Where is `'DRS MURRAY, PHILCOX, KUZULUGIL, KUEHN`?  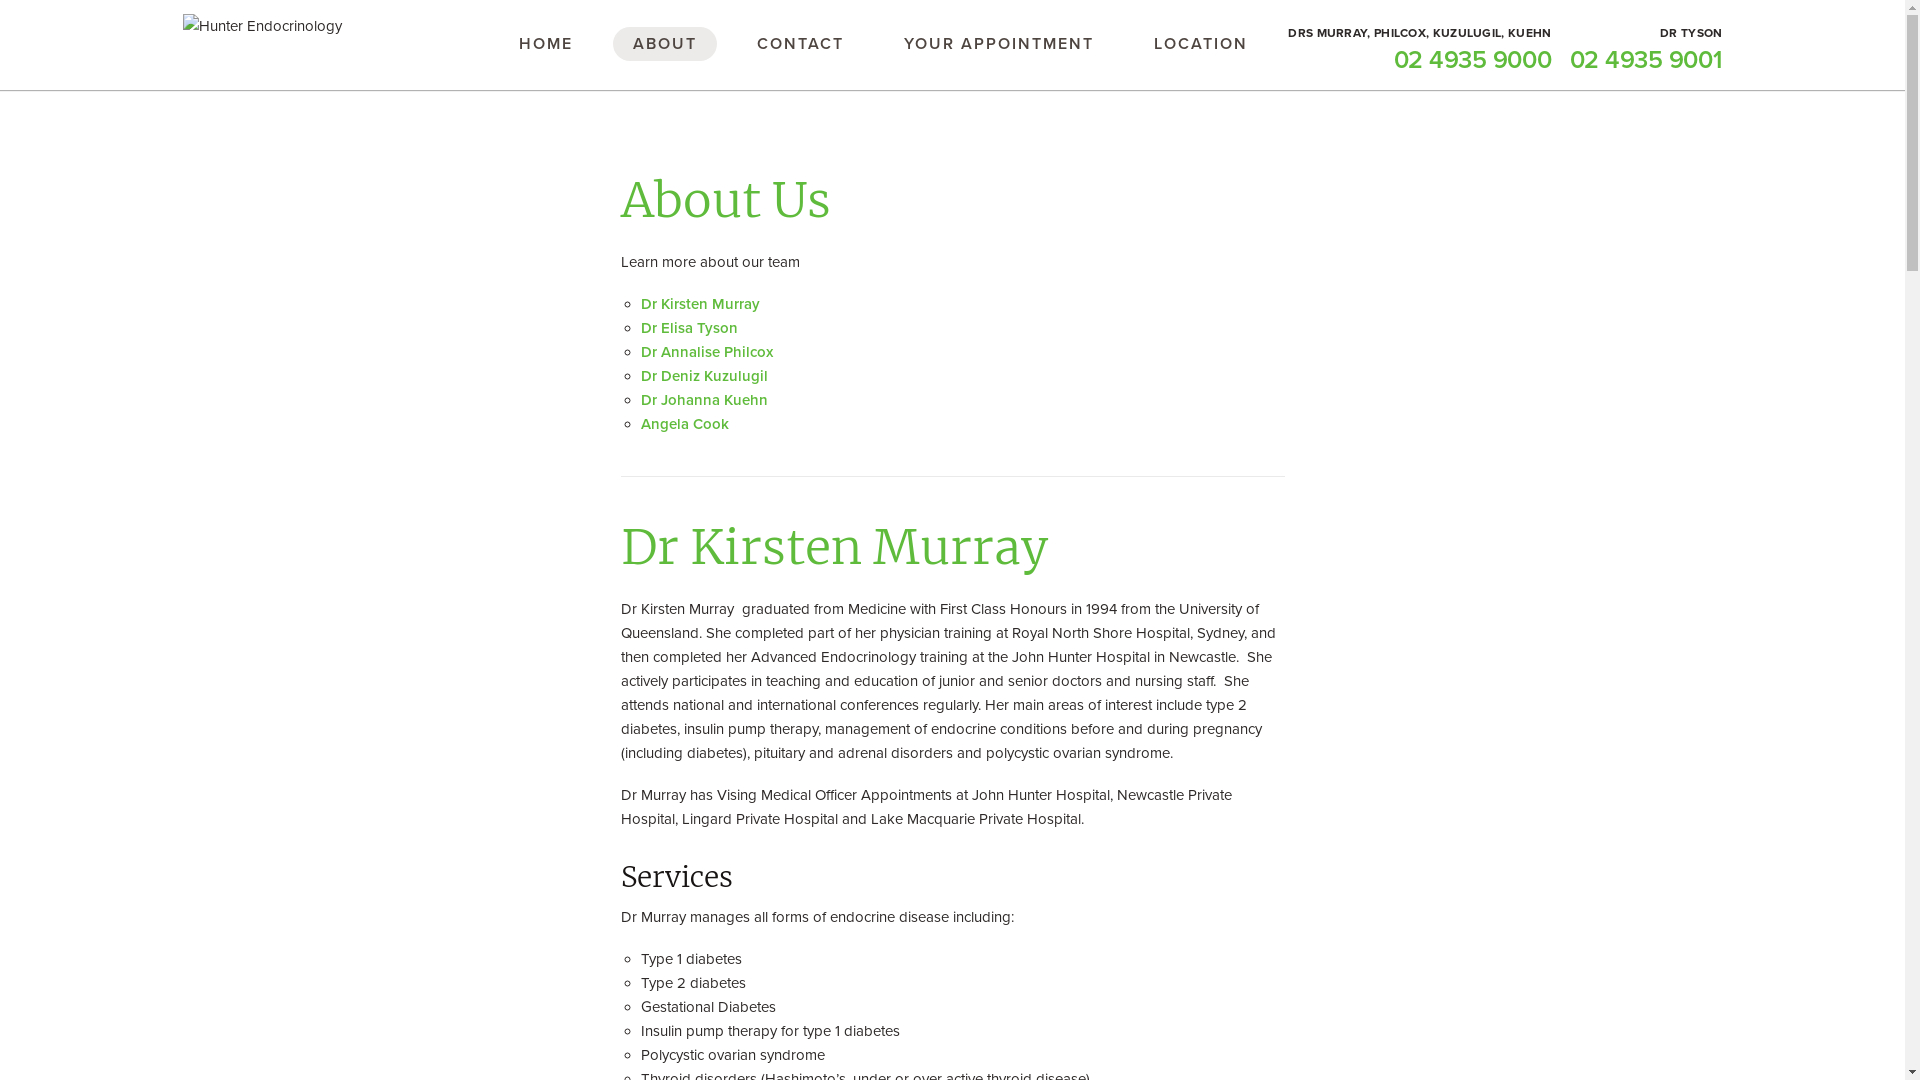 'DRS MURRAY, PHILCOX, KUZULUGIL, KUEHN is located at coordinates (1418, 49).